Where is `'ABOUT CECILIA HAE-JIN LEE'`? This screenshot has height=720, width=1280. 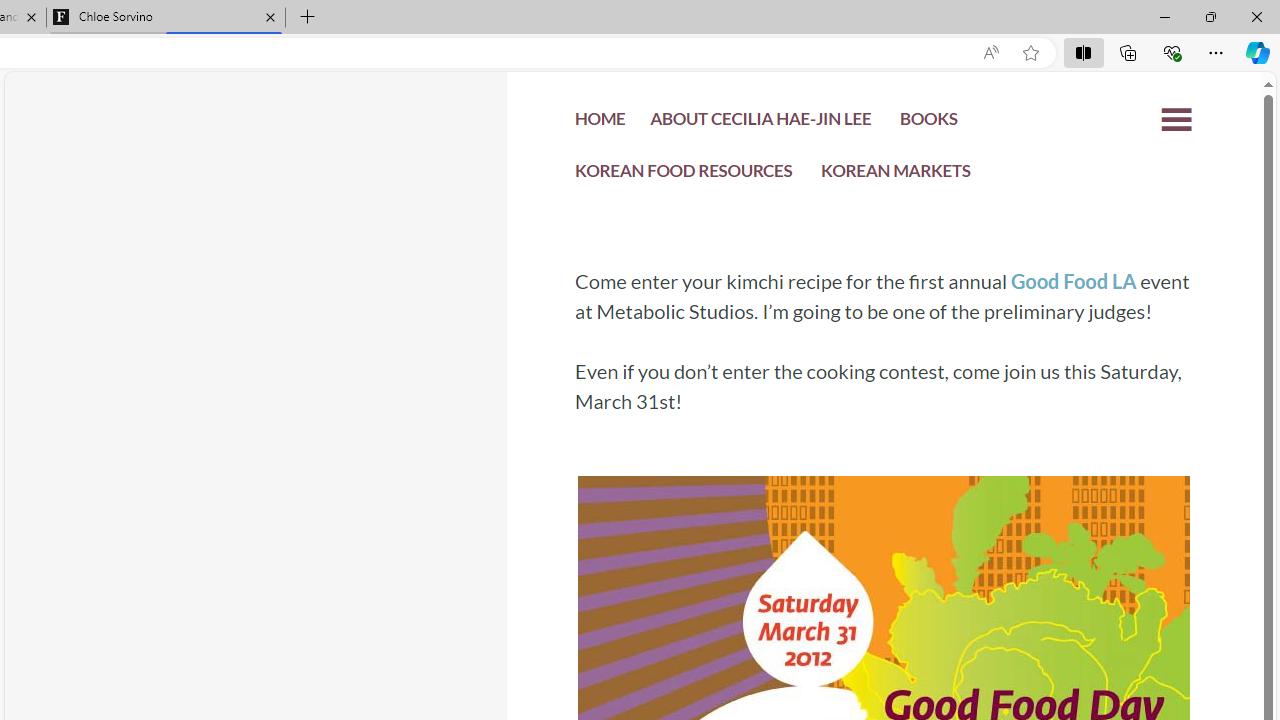
'ABOUT CECILIA HAE-JIN LEE' is located at coordinates (759, 122).